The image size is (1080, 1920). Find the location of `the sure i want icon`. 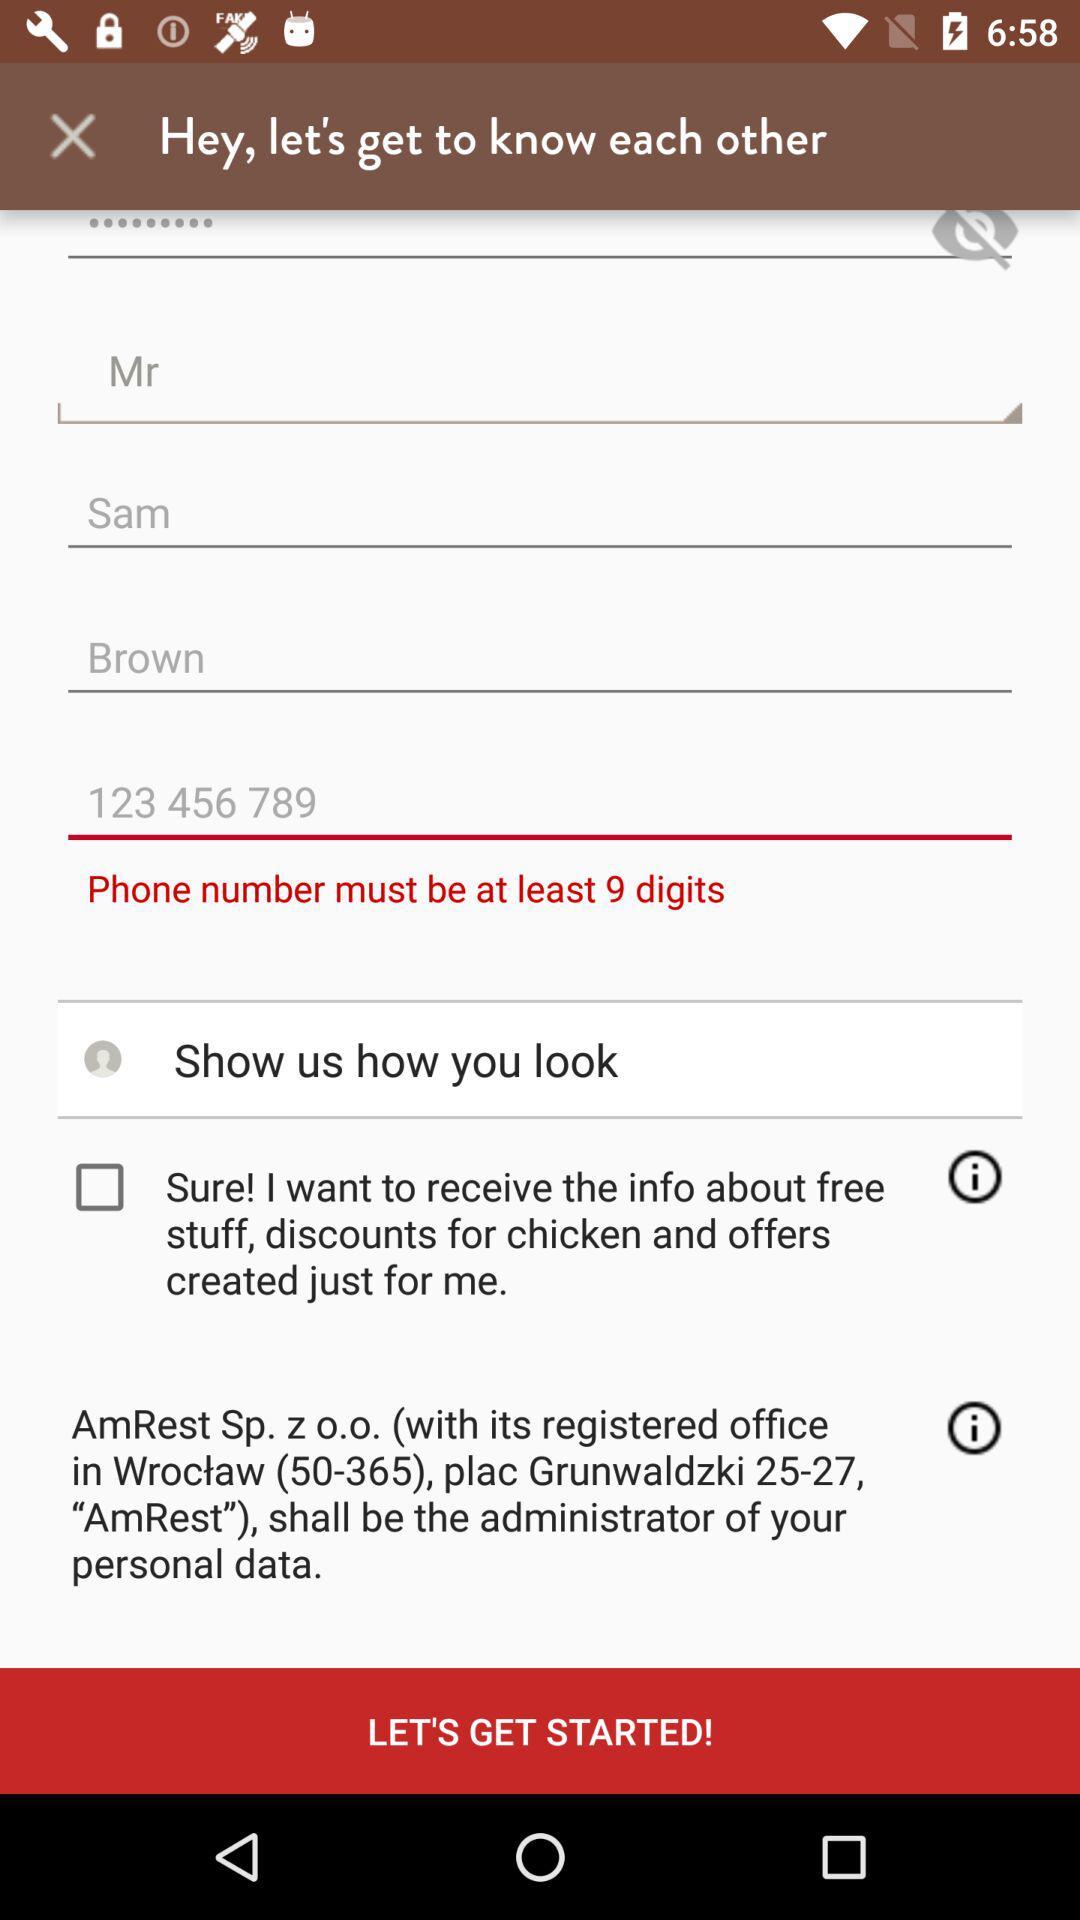

the sure i want icon is located at coordinates (546, 1231).